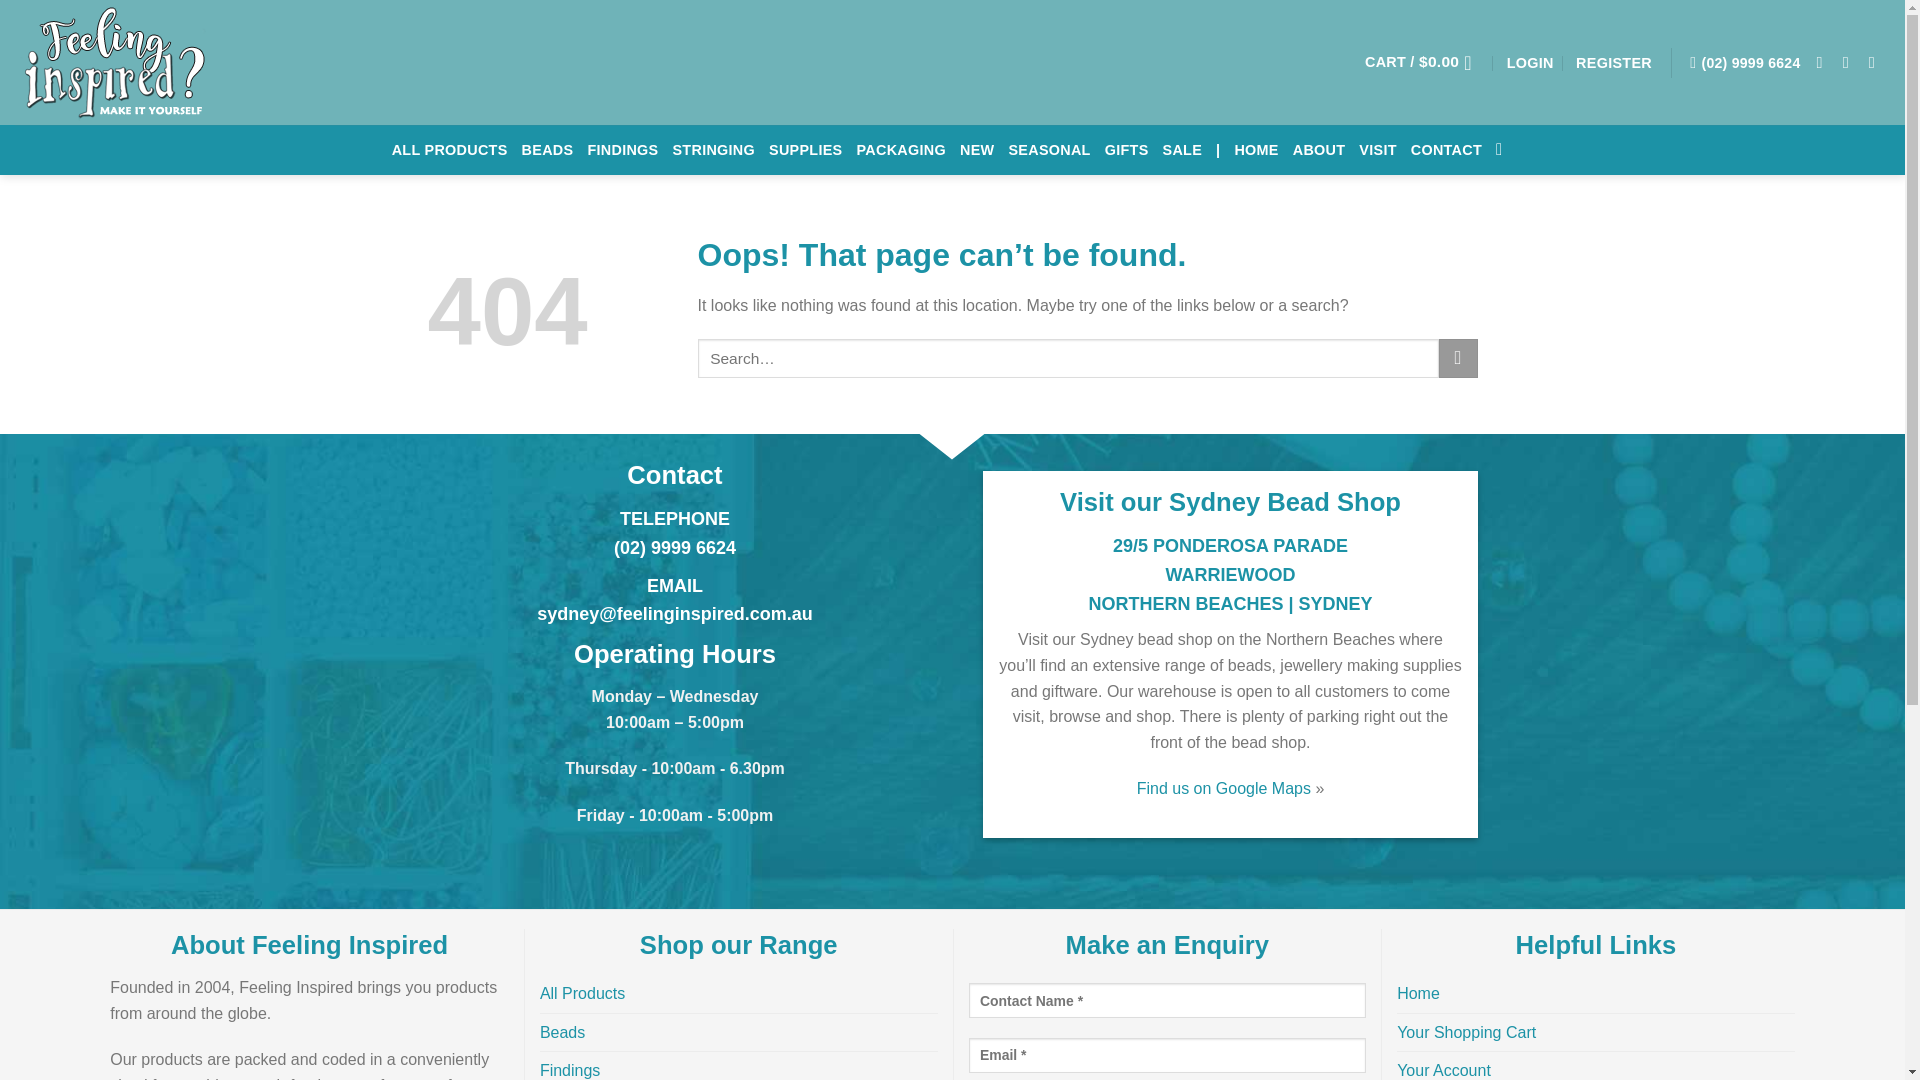  Describe the element at coordinates (1410, 149) in the screenshot. I see `'CONTACT'` at that location.